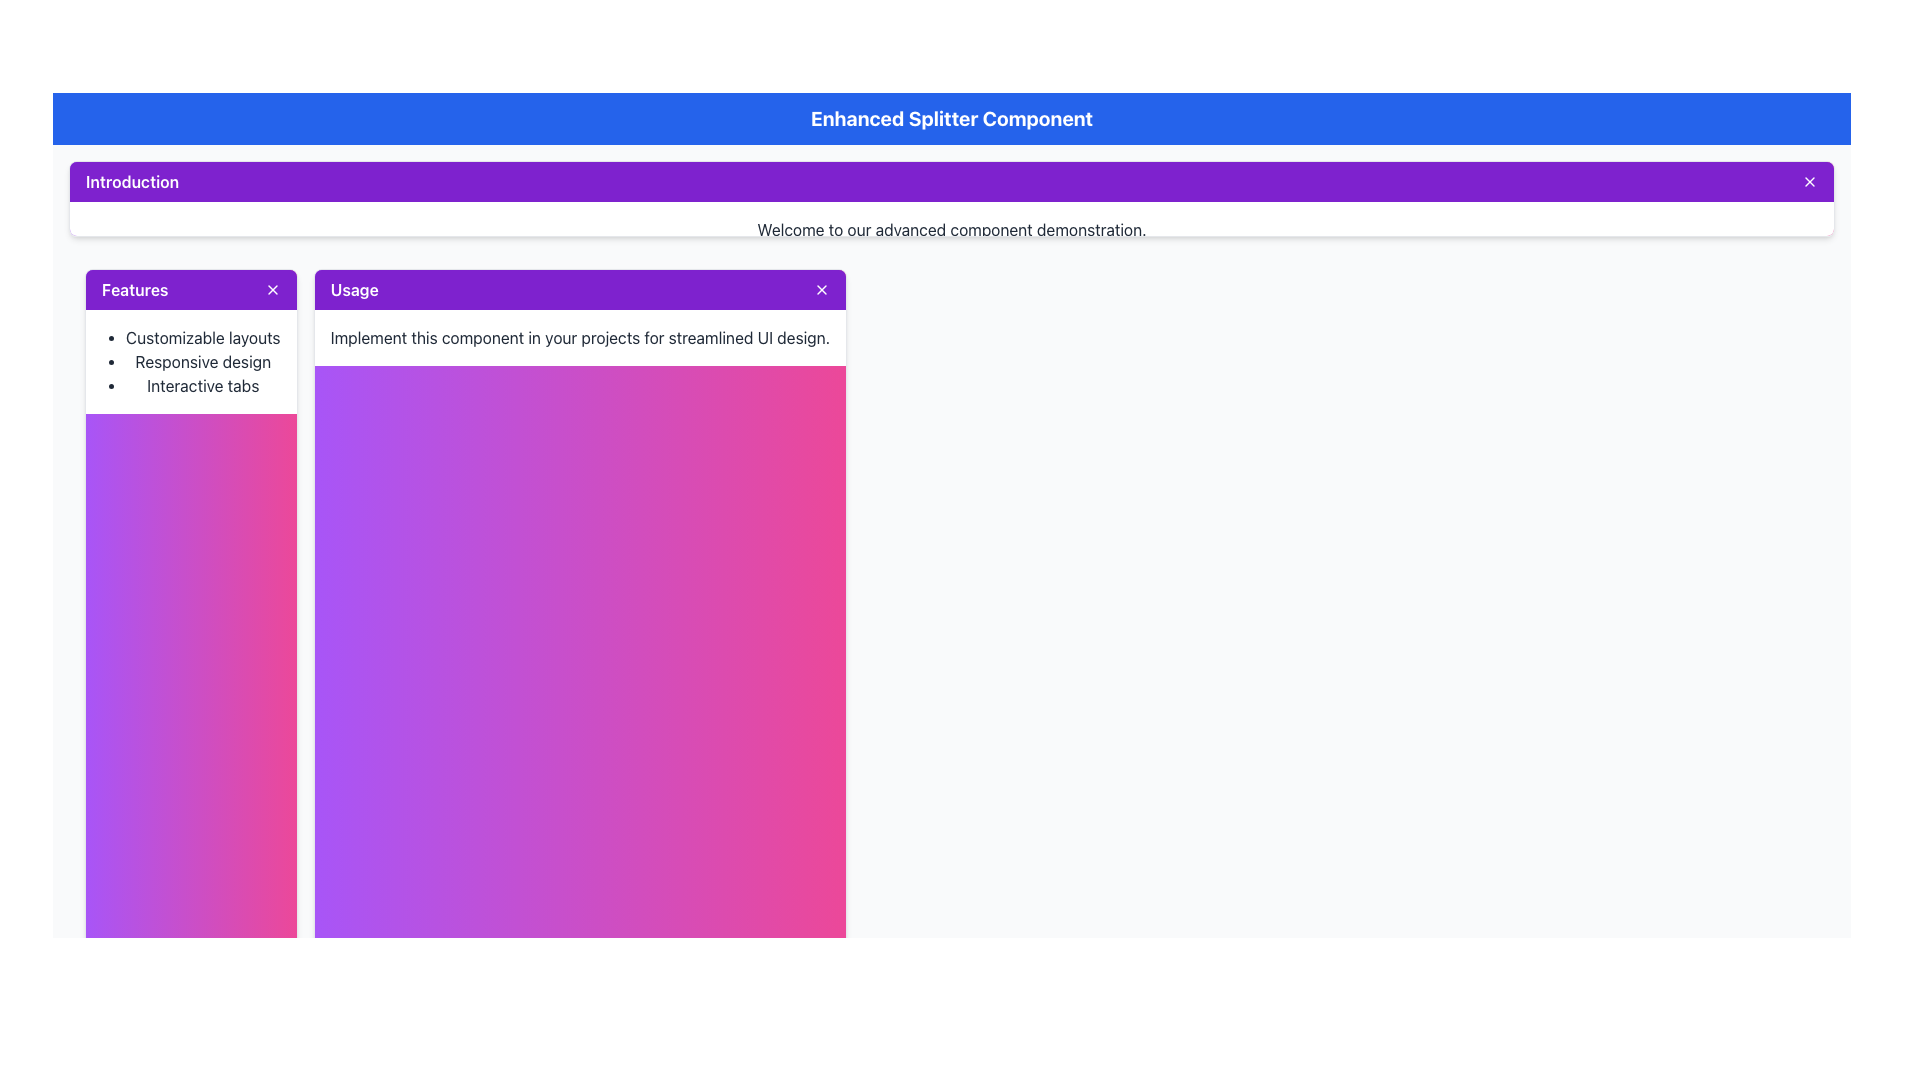  What do you see at coordinates (579, 336) in the screenshot?
I see `the text block that contains the message 'Implement this component in your projects for streamlined UI design' located in the 'Usage' section beneath the Usage header` at bounding box center [579, 336].